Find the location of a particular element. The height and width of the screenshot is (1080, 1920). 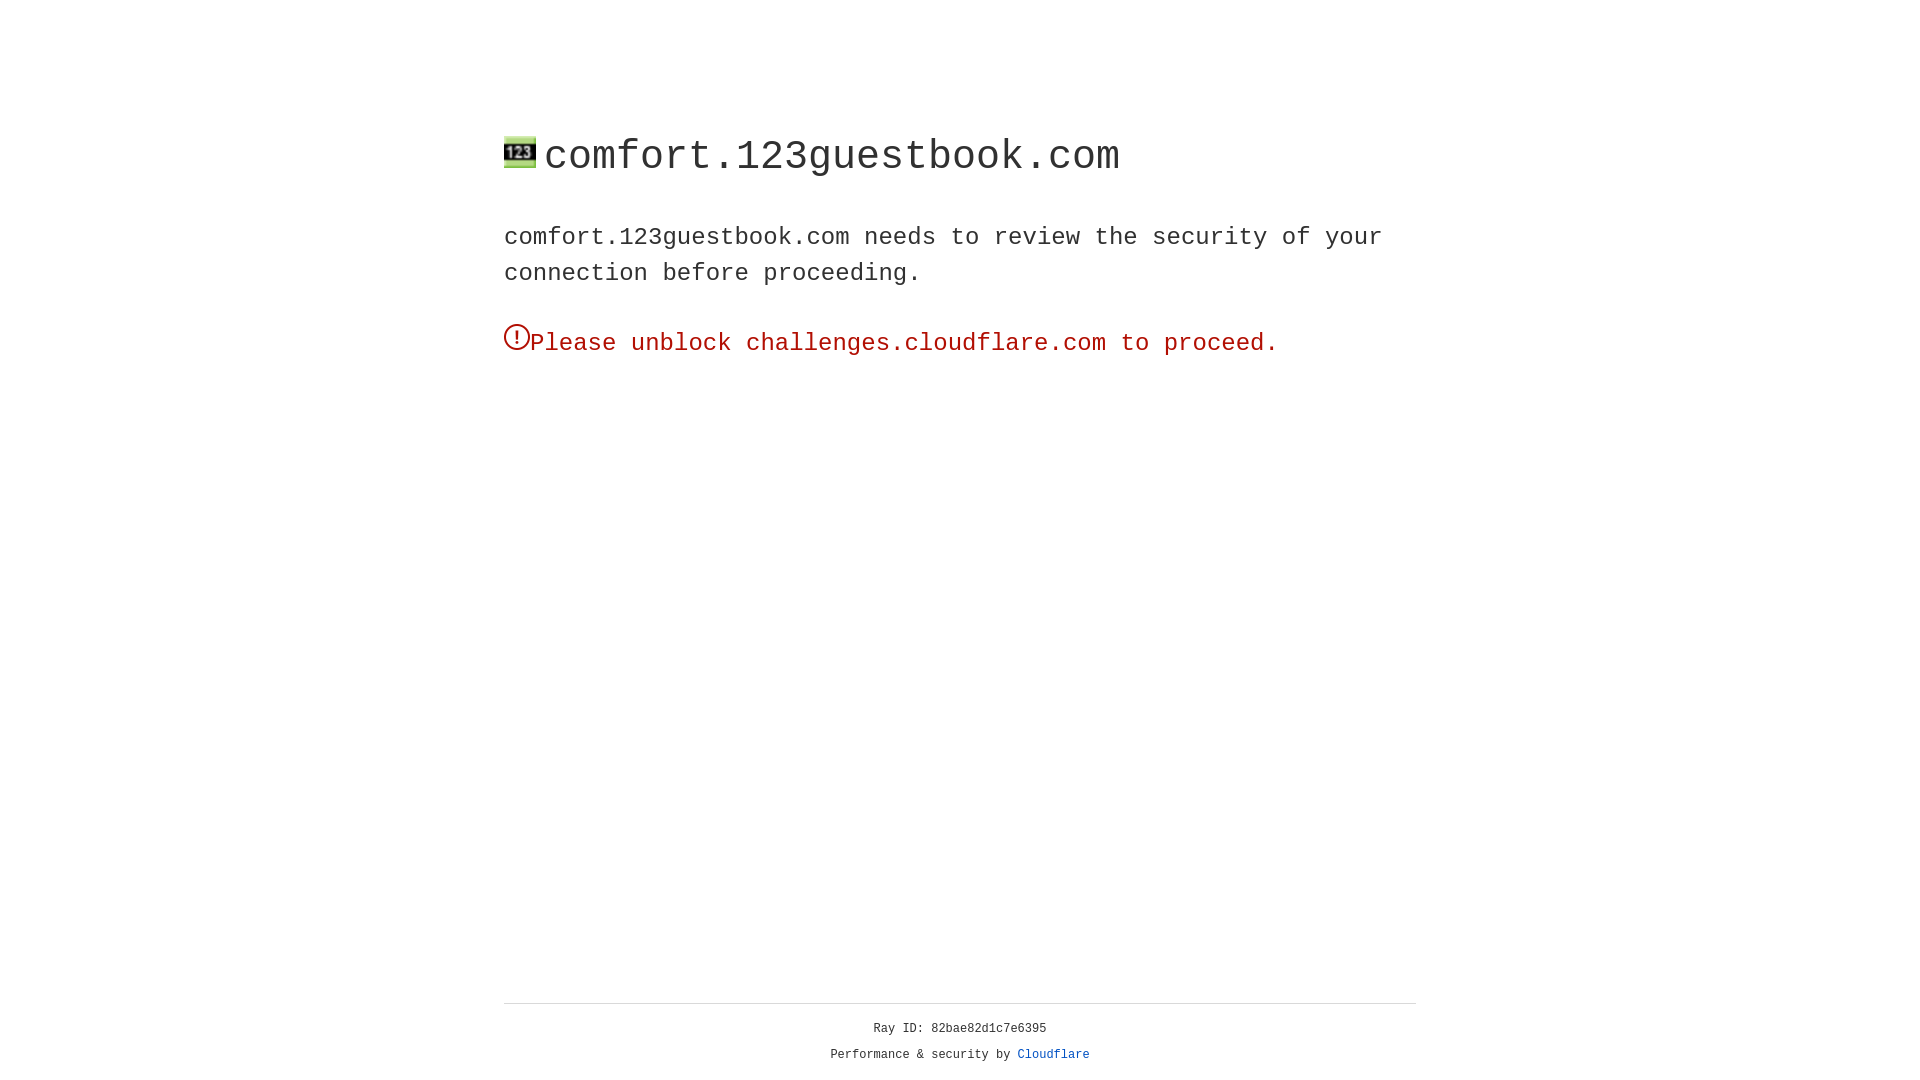

'Cloudflare' is located at coordinates (1053, 1054).